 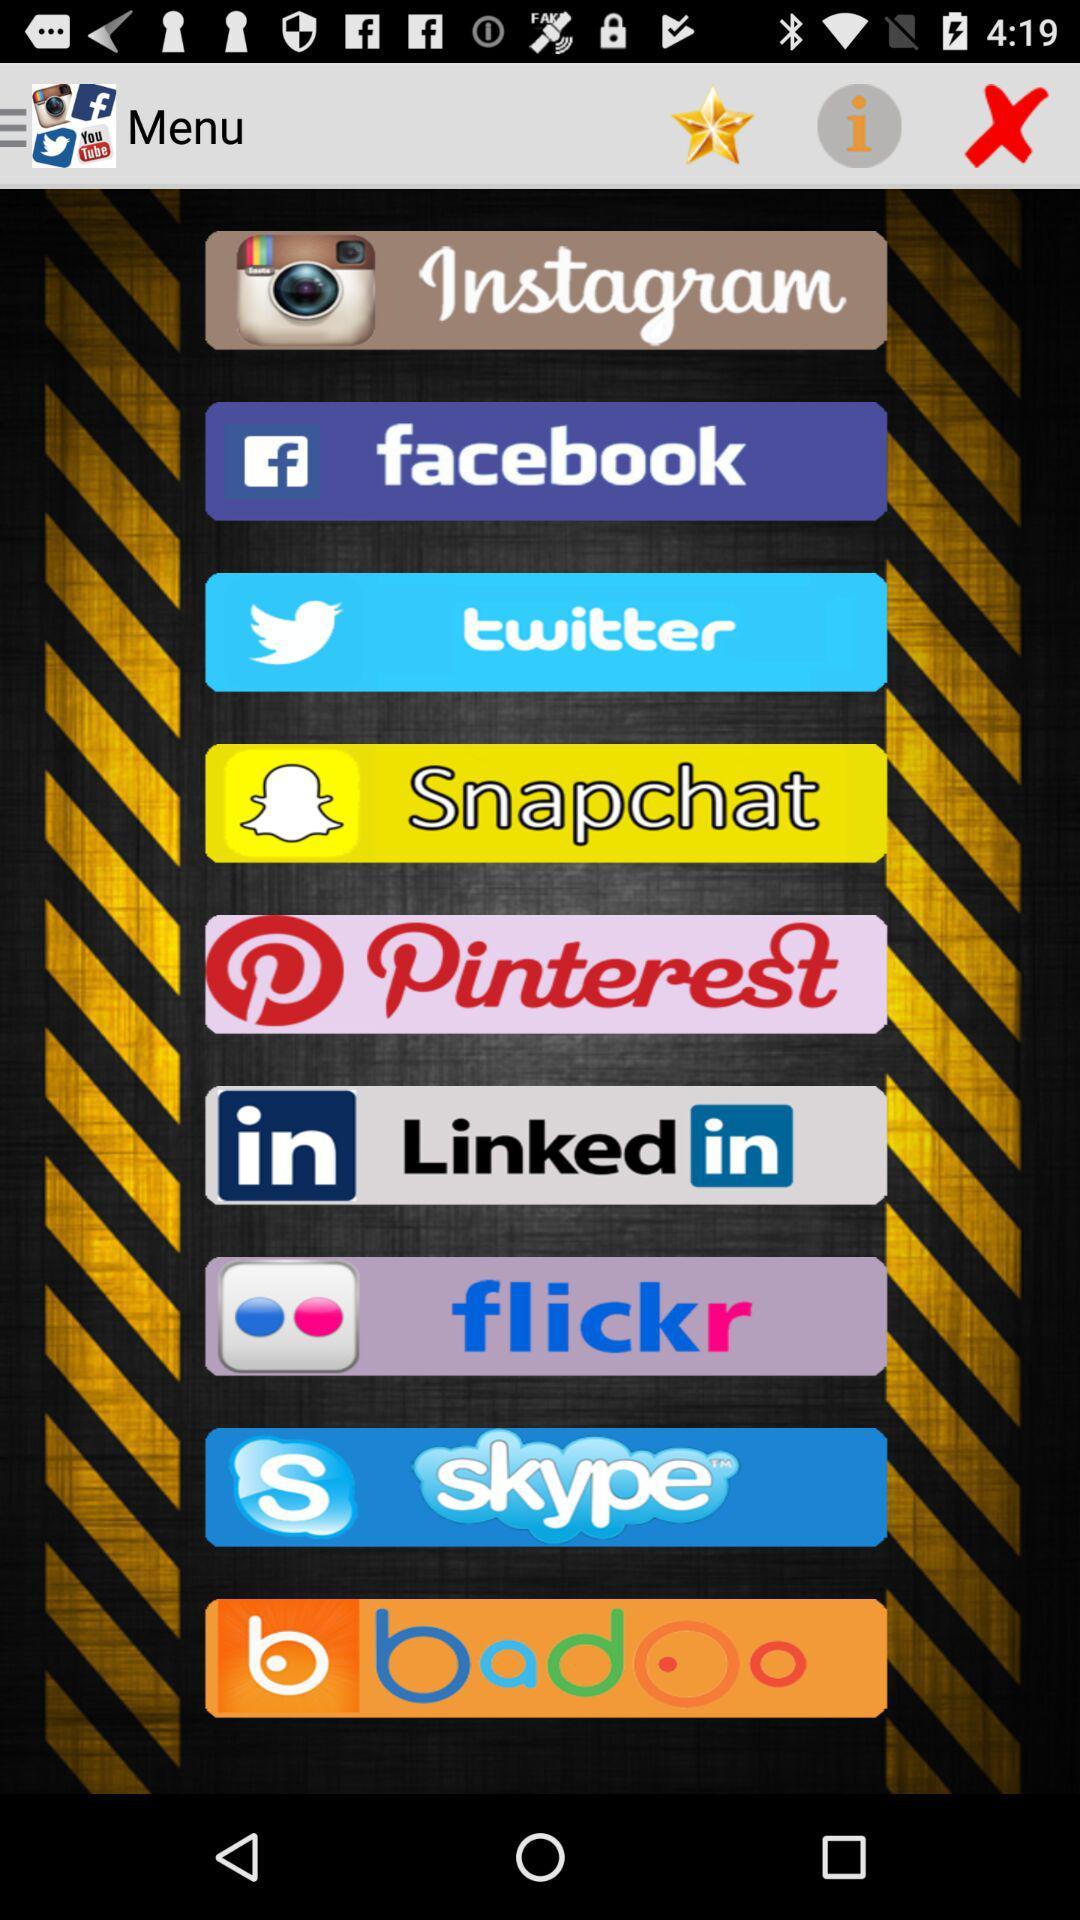 I want to click on to linked option, so click(x=540, y=1151).